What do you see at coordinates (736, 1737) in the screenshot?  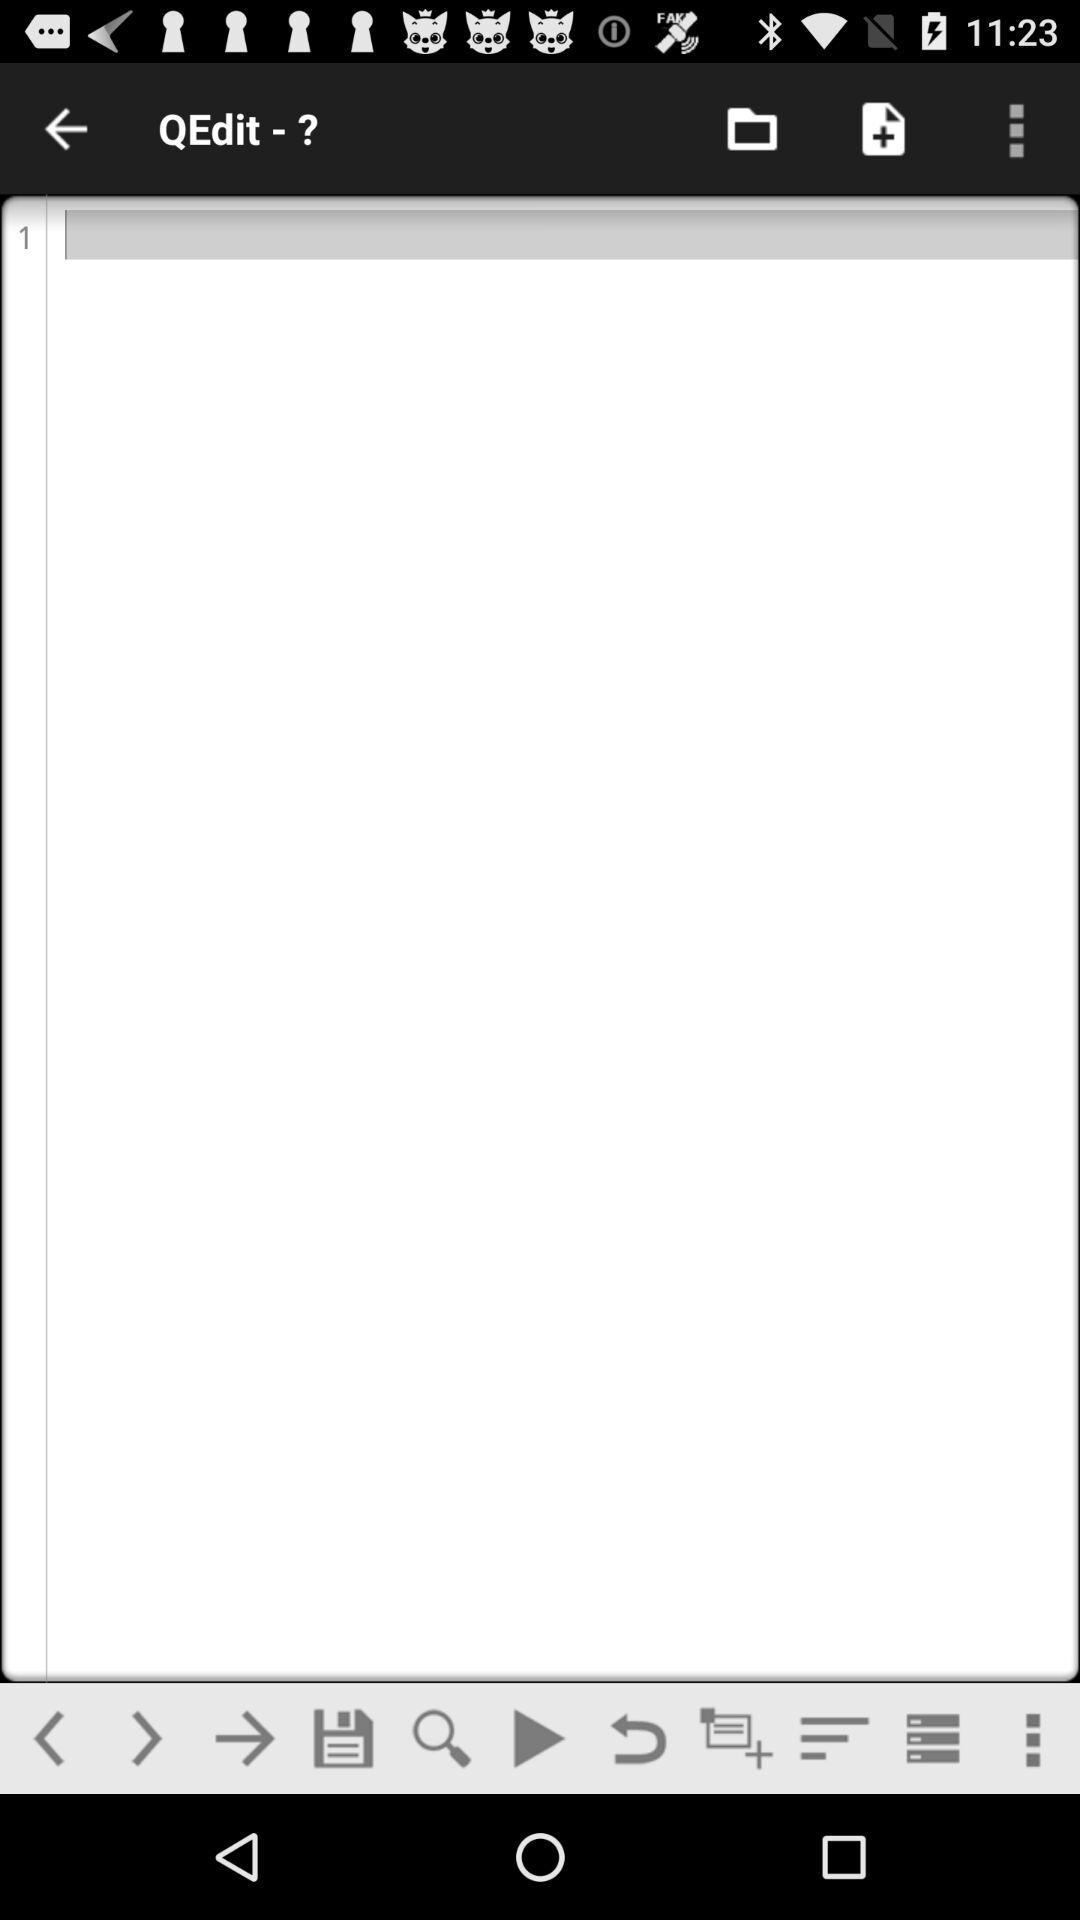 I see `a code` at bounding box center [736, 1737].